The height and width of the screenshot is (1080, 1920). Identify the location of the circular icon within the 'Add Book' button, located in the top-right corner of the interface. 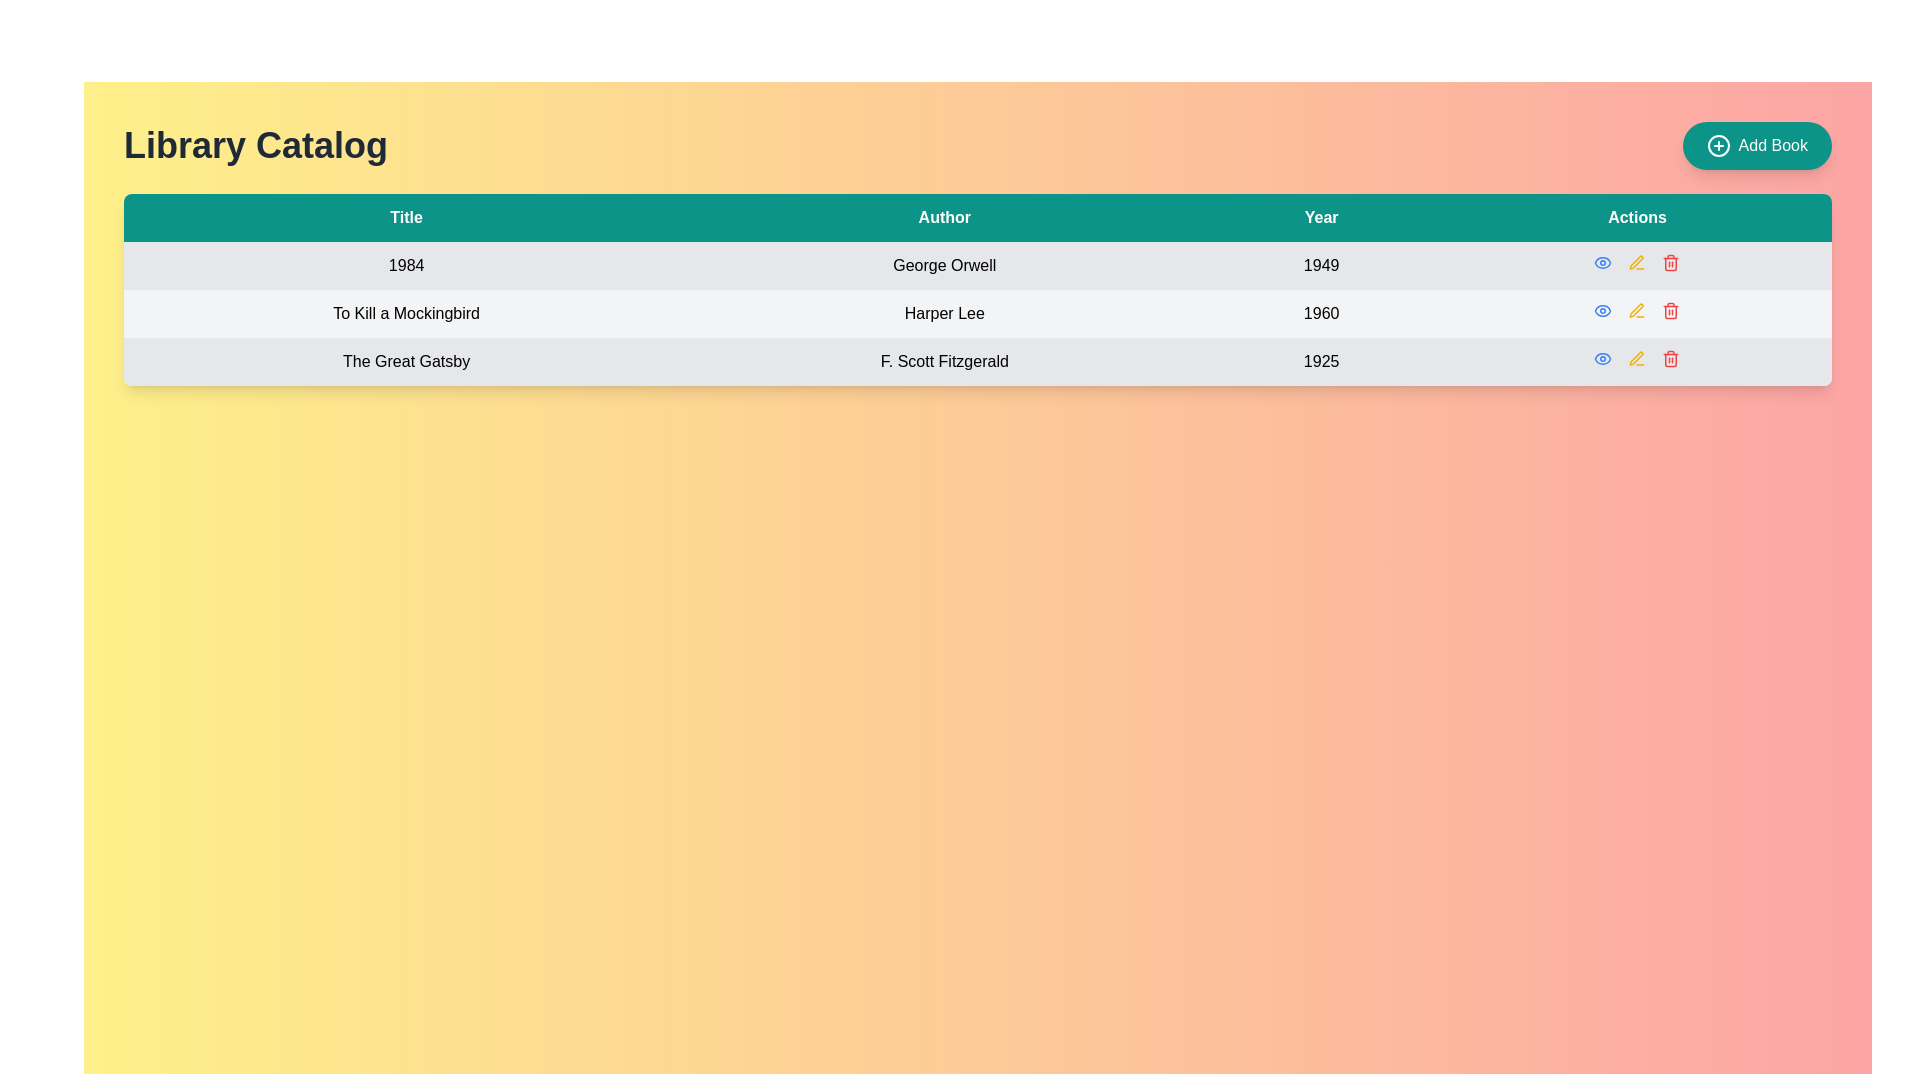
(1717, 145).